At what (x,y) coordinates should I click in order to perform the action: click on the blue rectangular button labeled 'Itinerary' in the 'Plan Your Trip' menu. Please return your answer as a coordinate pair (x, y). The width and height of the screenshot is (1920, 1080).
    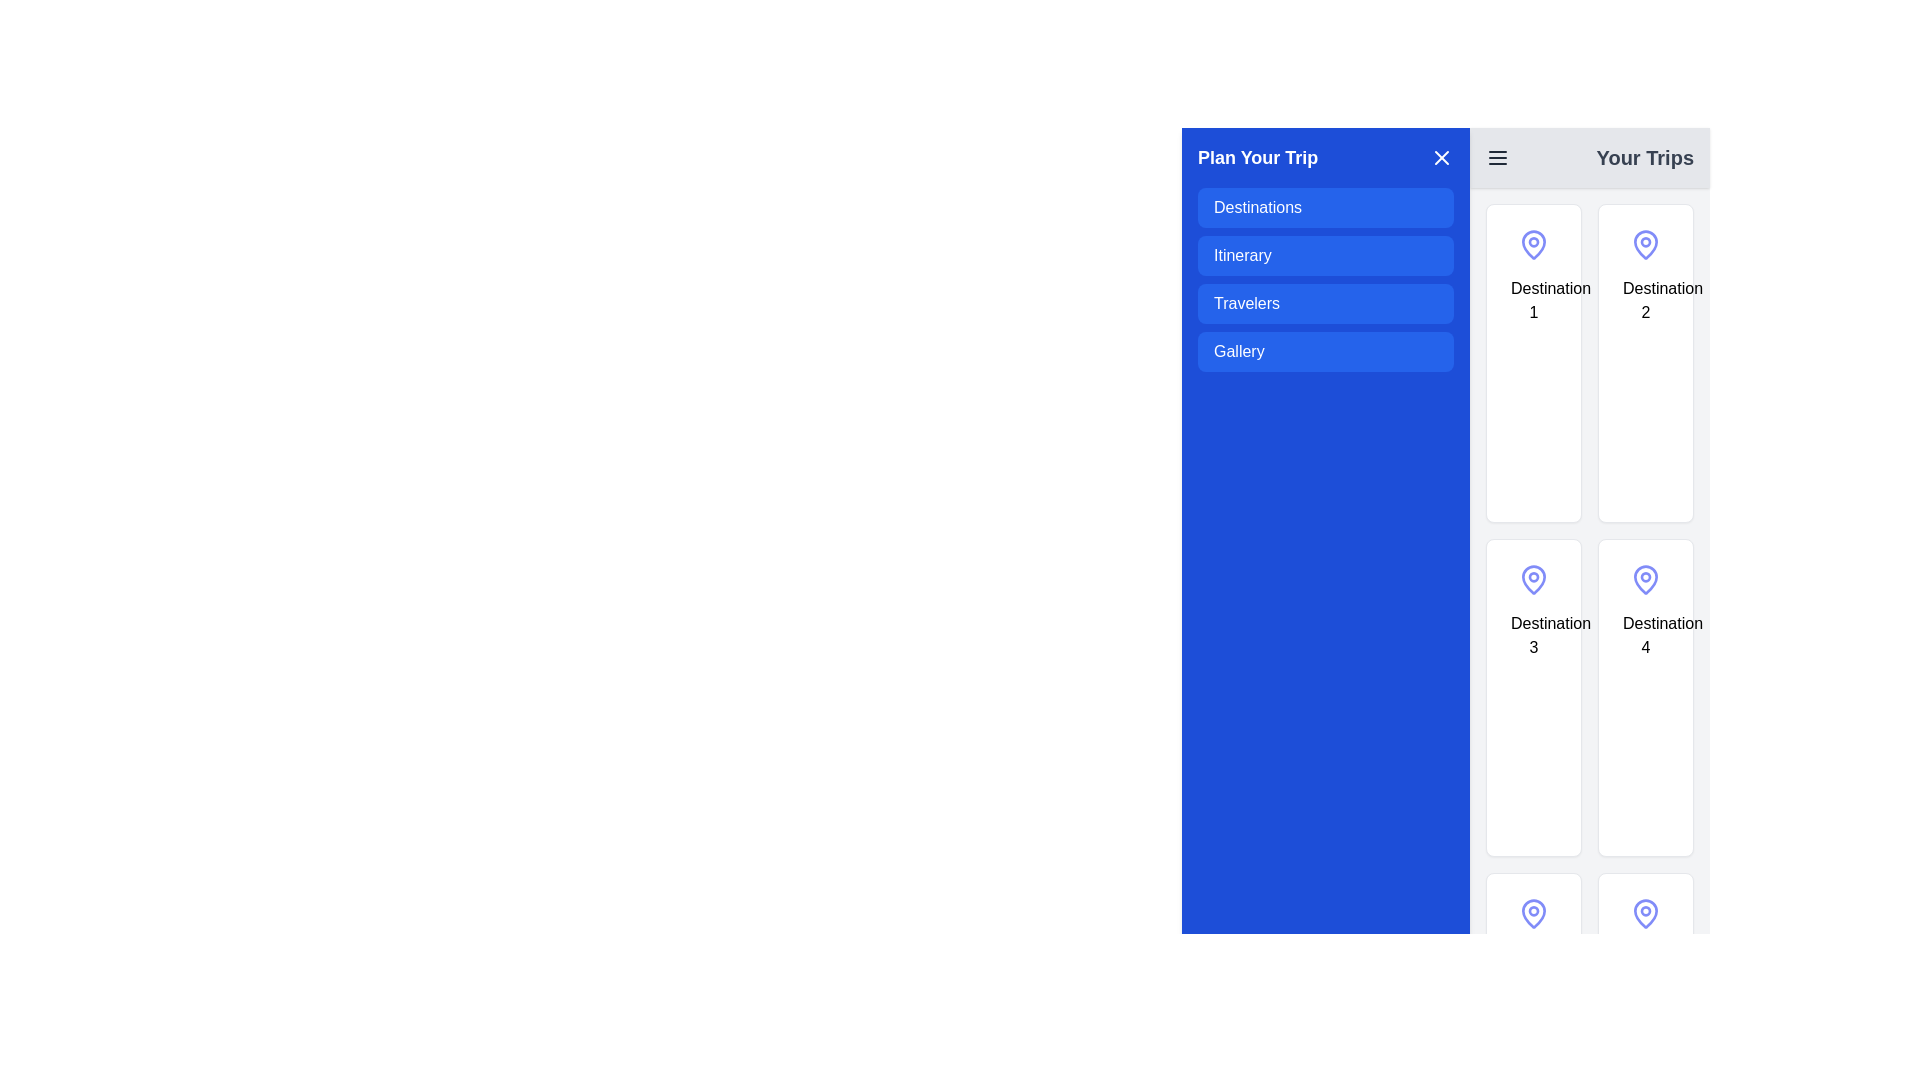
    Looking at the image, I should click on (1325, 254).